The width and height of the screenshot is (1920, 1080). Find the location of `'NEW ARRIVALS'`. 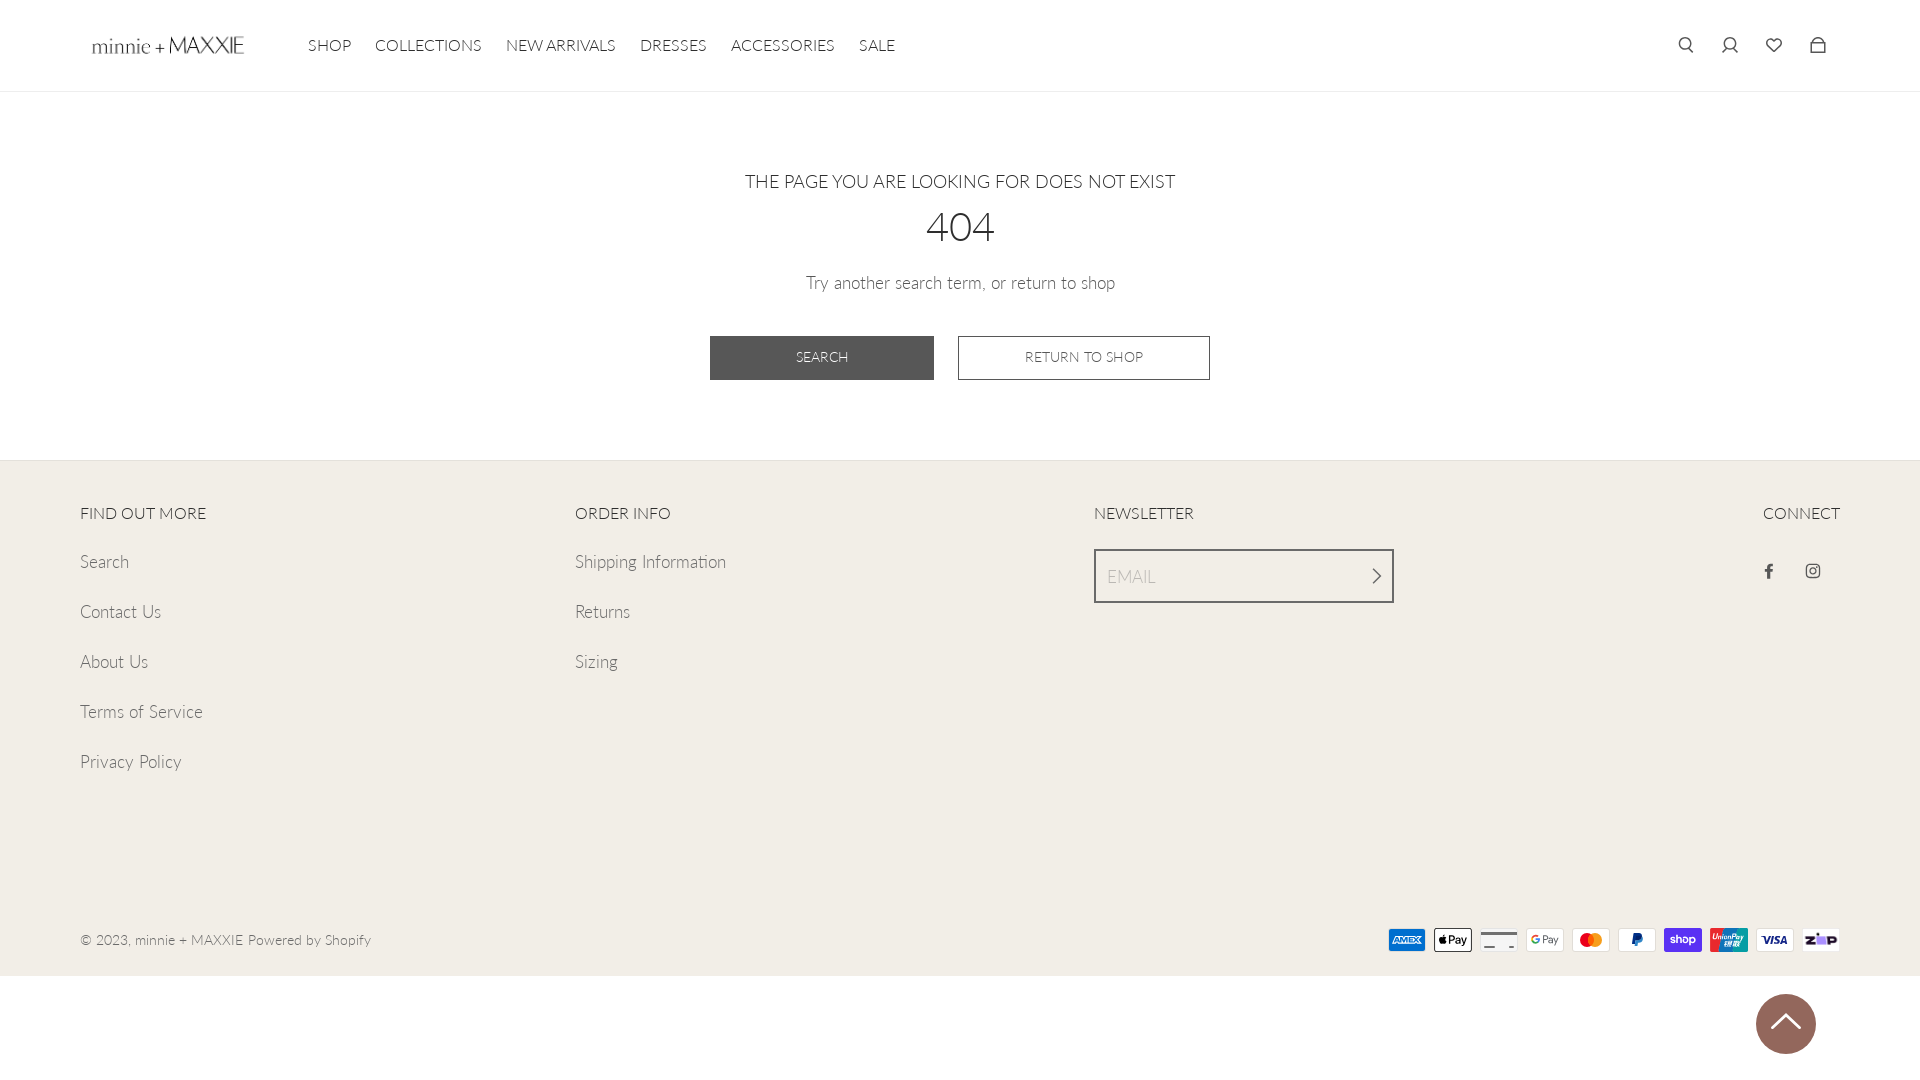

'NEW ARRIVALS' is located at coordinates (560, 45).